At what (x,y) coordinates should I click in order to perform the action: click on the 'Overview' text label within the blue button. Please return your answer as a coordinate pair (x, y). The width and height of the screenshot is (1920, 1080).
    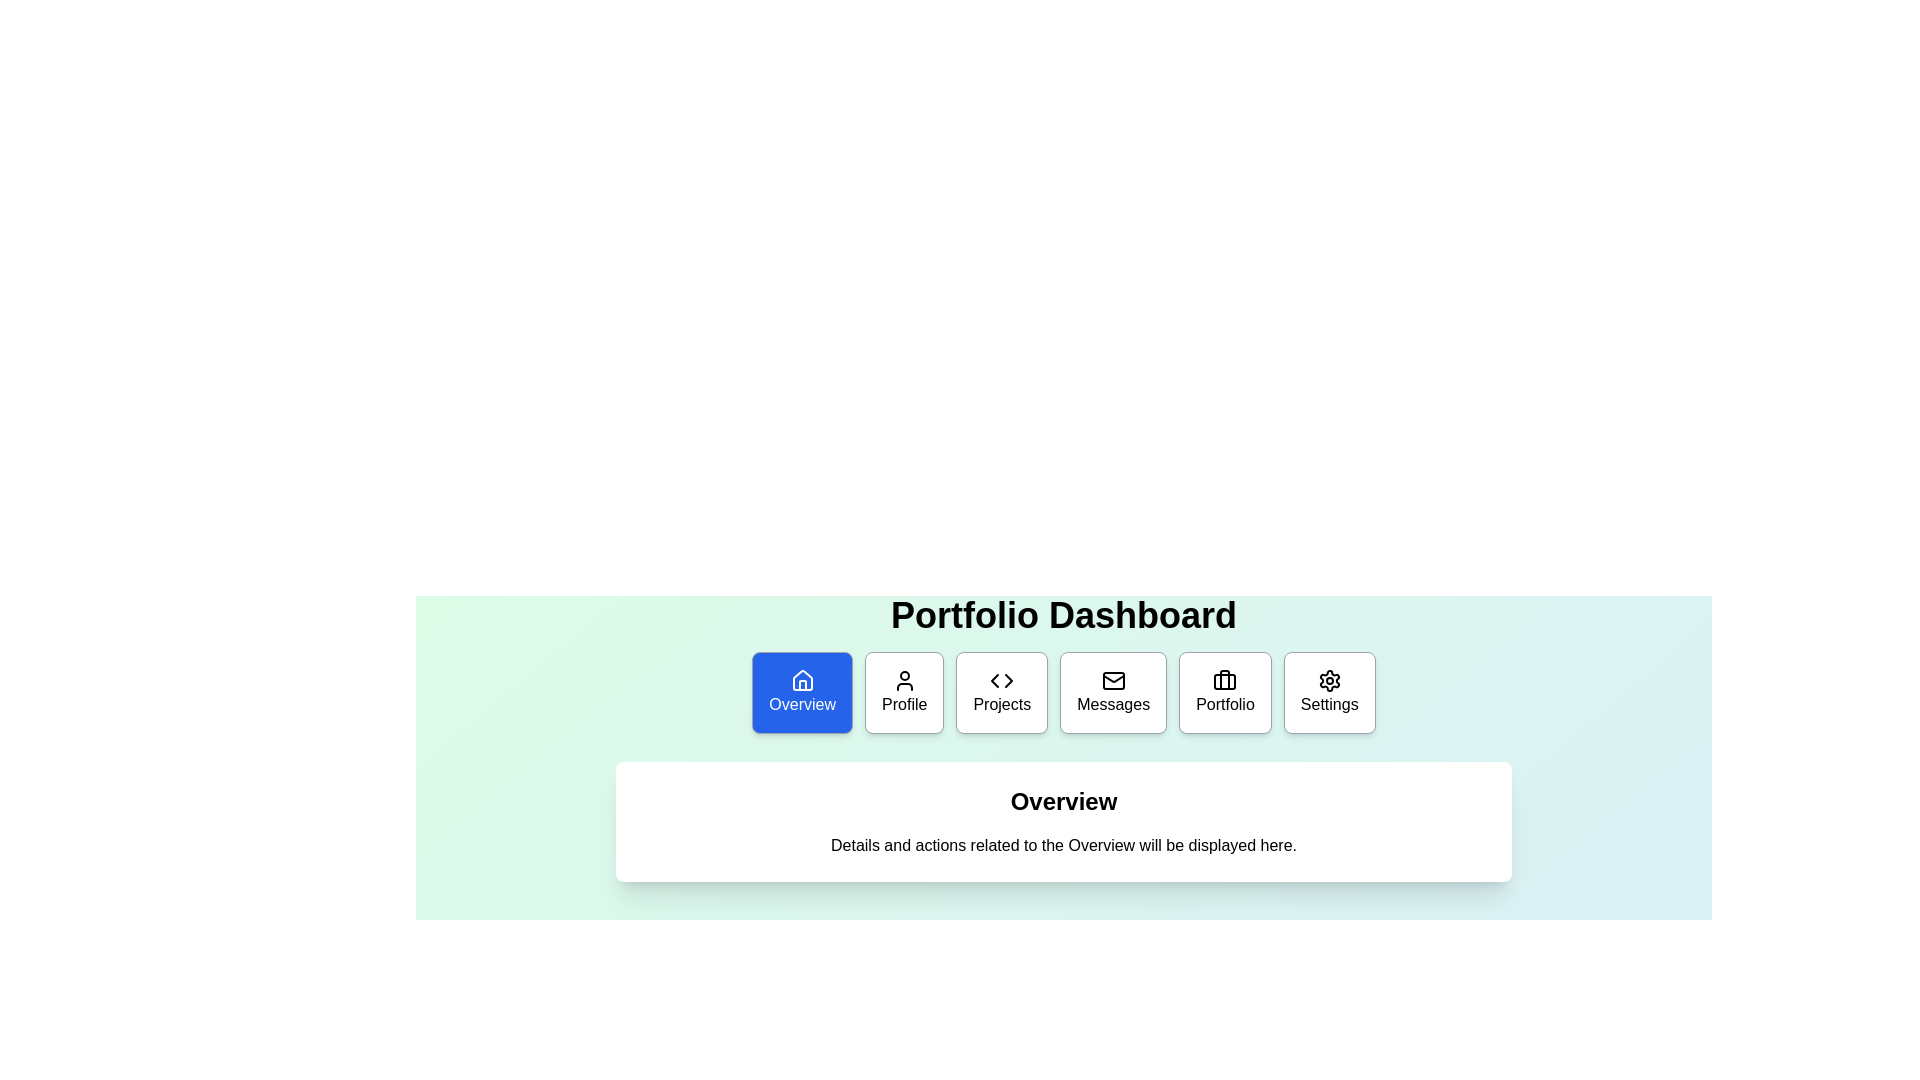
    Looking at the image, I should click on (802, 704).